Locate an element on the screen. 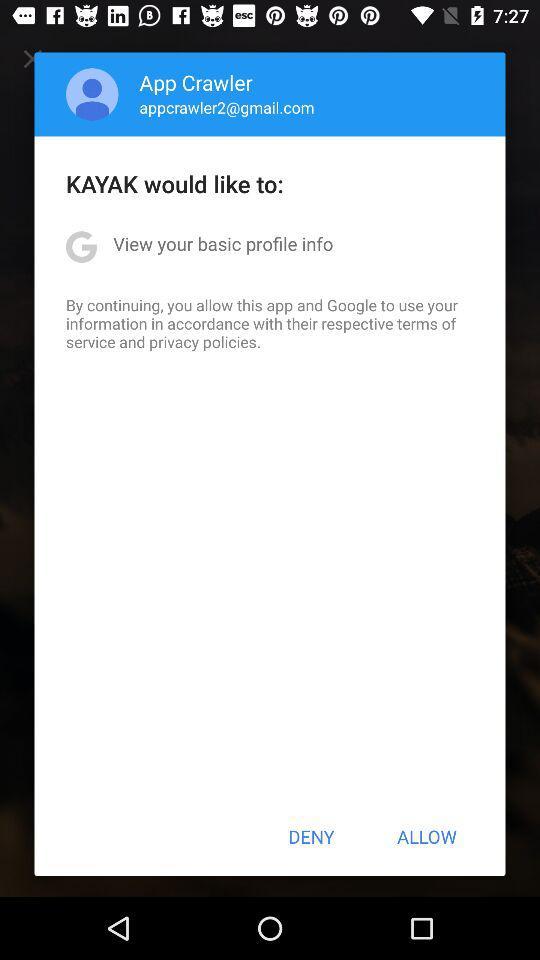 This screenshot has width=540, height=960. the deny button is located at coordinates (311, 836).